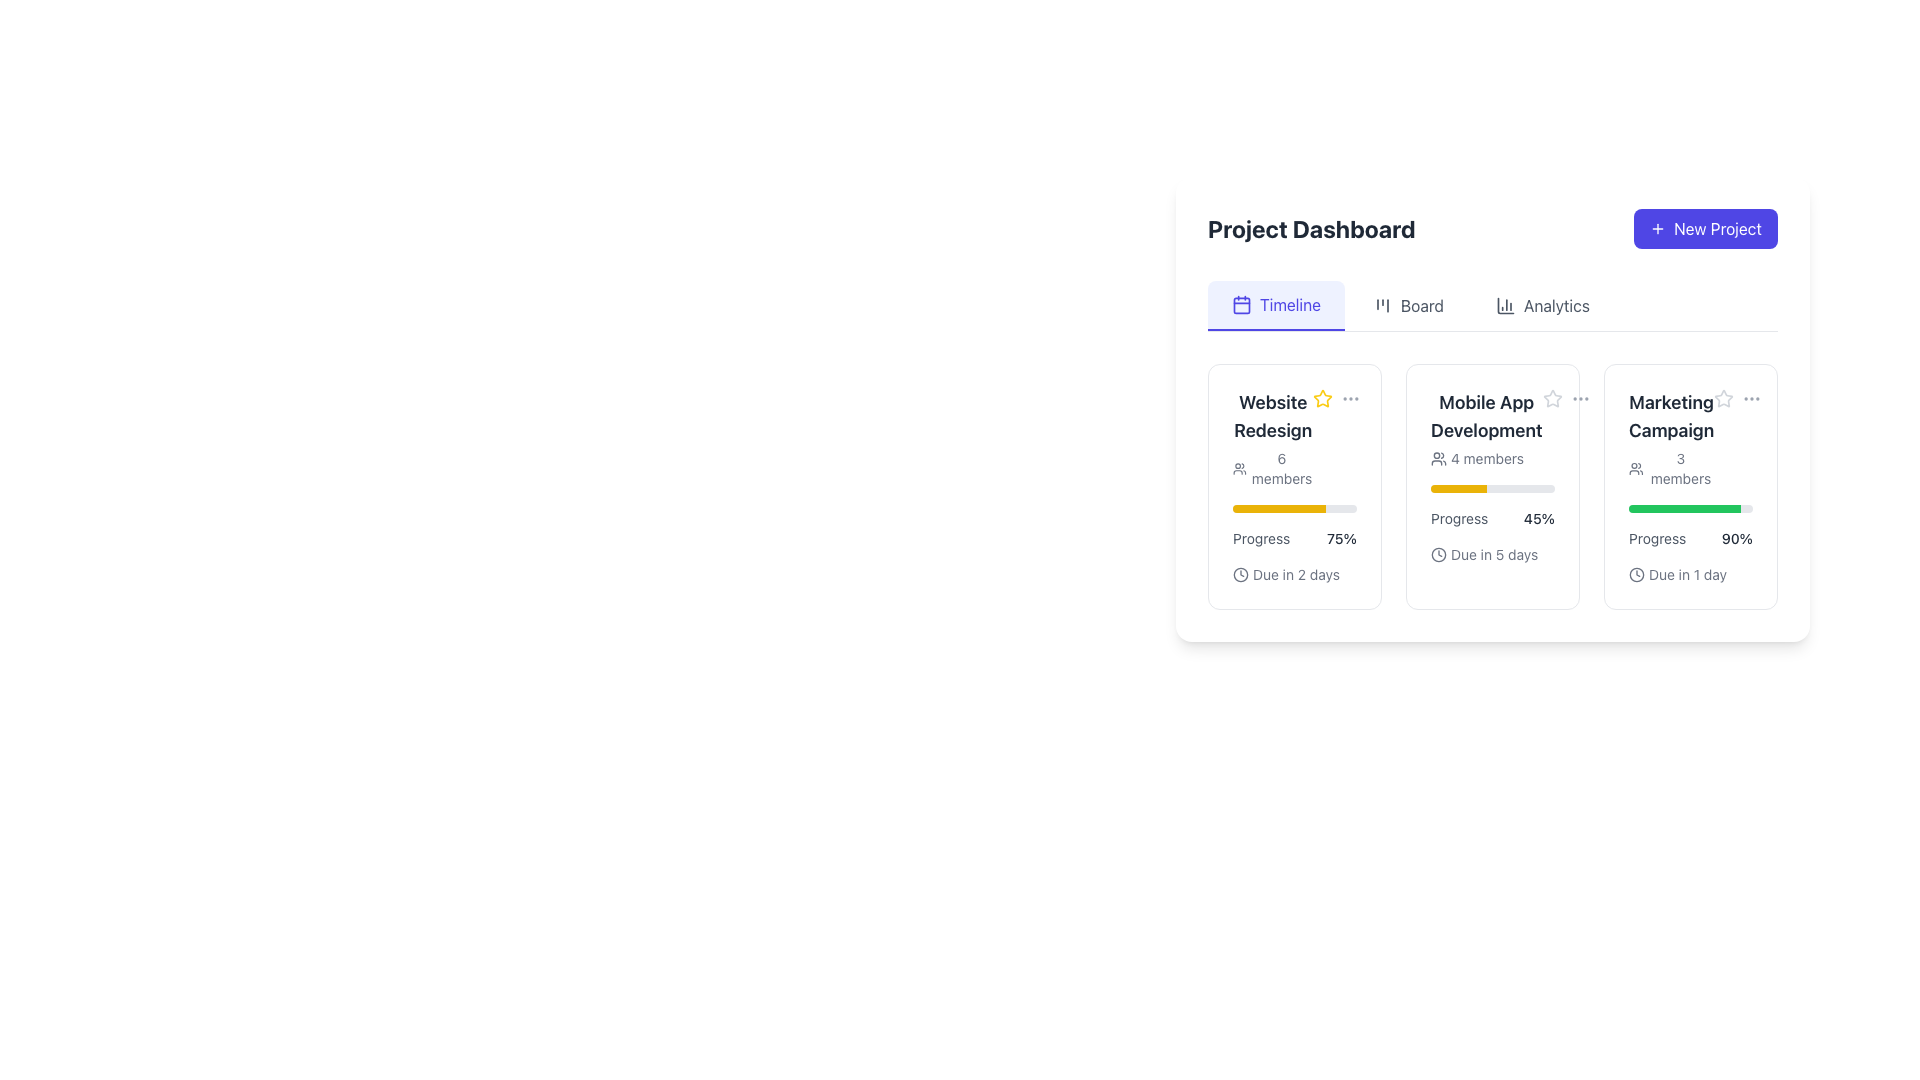 Image resolution: width=1920 pixels, height=1080 pixels. Describe the element at coordinates (1689, 486) in the screenshot. I see `the 'Marketing Campaign' Display Card, which is the third item in a grid layout` at that location.